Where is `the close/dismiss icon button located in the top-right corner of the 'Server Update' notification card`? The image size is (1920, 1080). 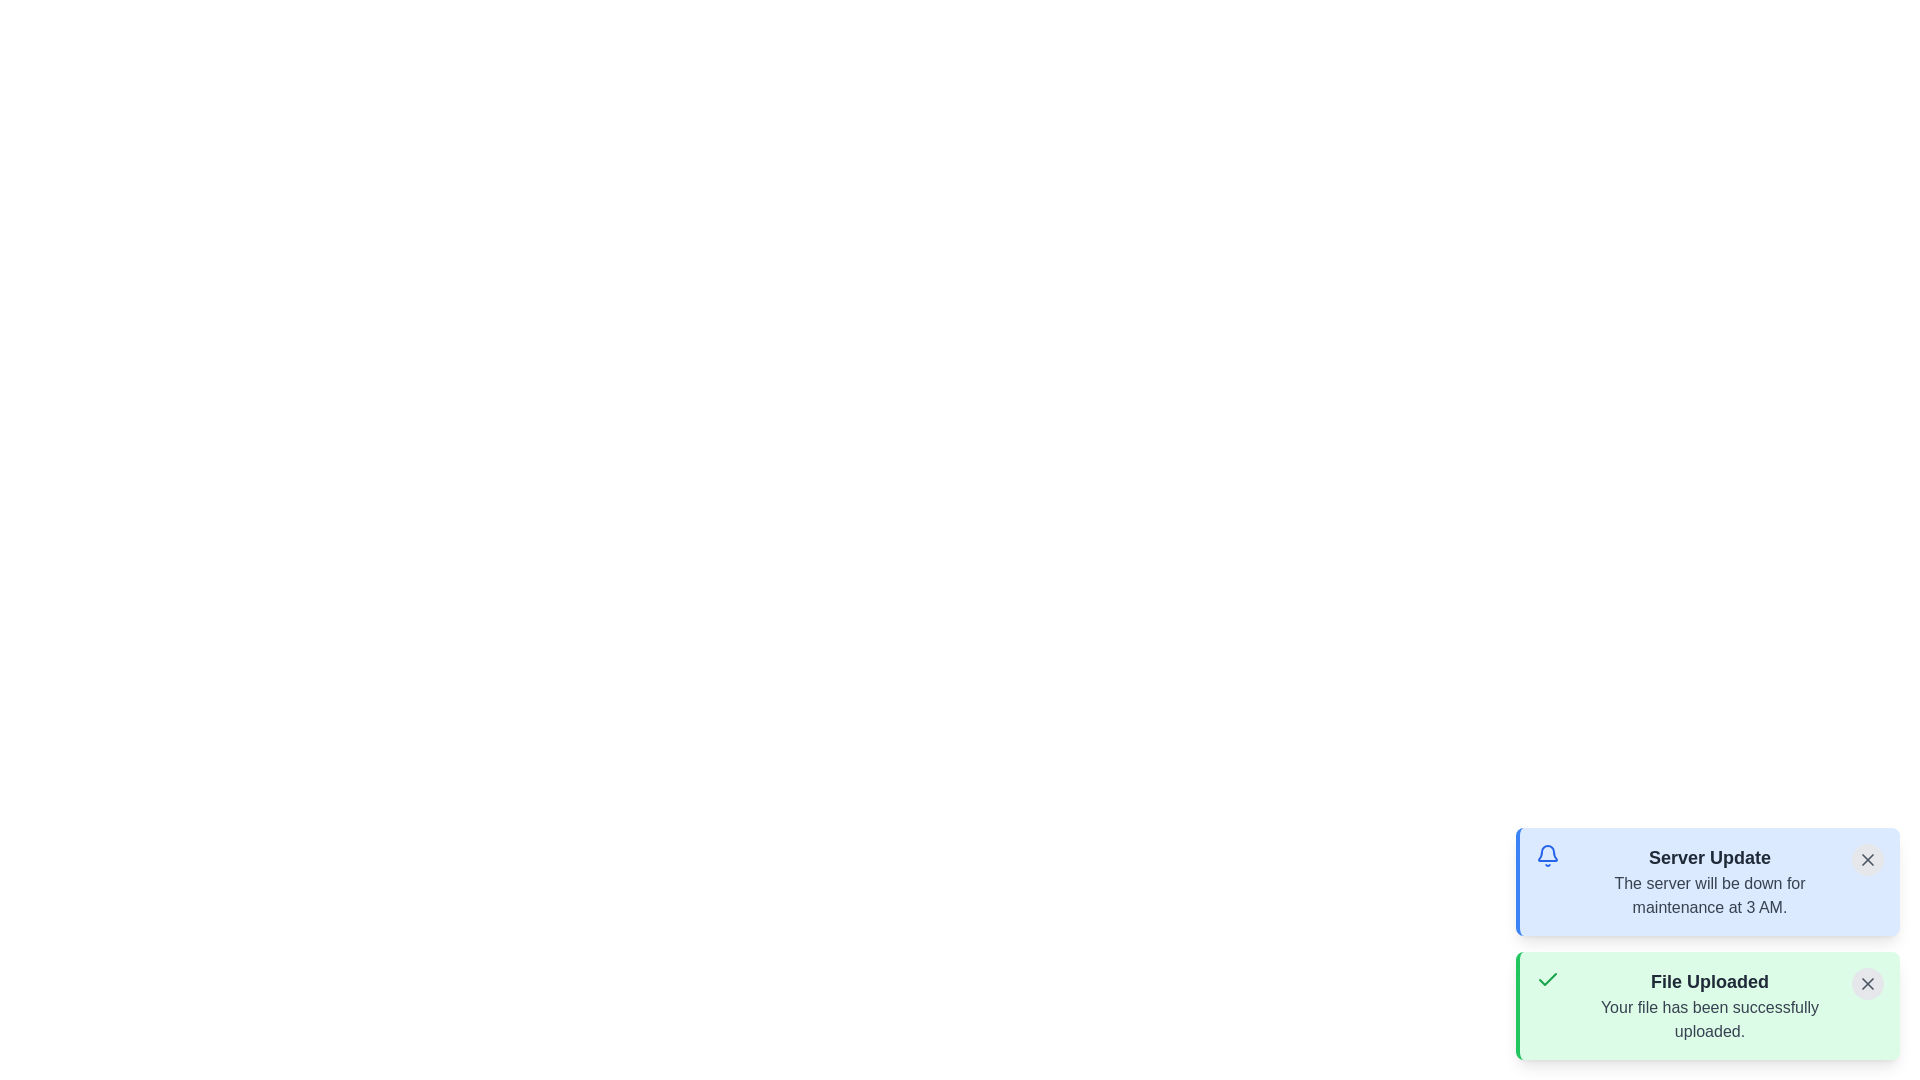
the close/dismiss icon button located in the top-right corner of the 'Server Update' notification card is located at coordinates (1866, 859).